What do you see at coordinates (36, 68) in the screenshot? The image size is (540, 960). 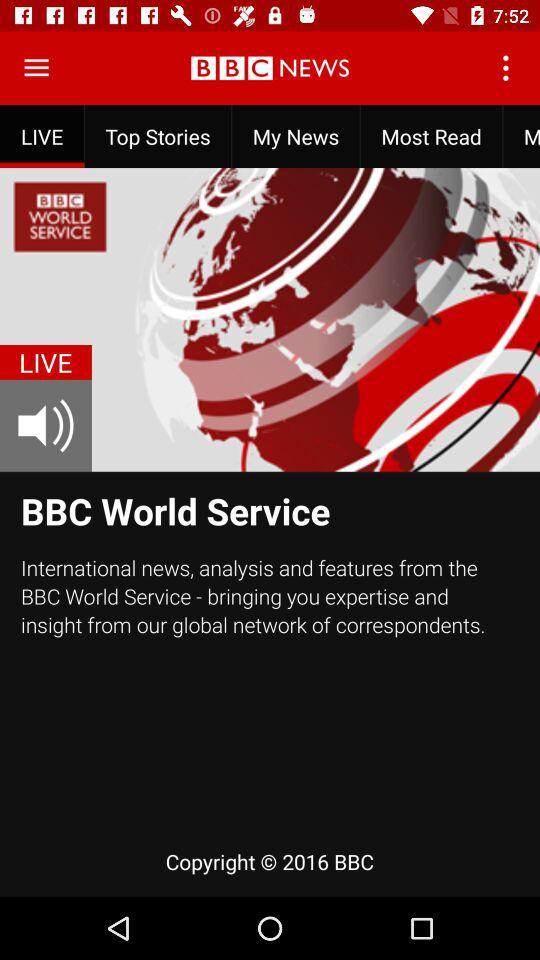 I see `open the menu` at bounding box center [36, 68].